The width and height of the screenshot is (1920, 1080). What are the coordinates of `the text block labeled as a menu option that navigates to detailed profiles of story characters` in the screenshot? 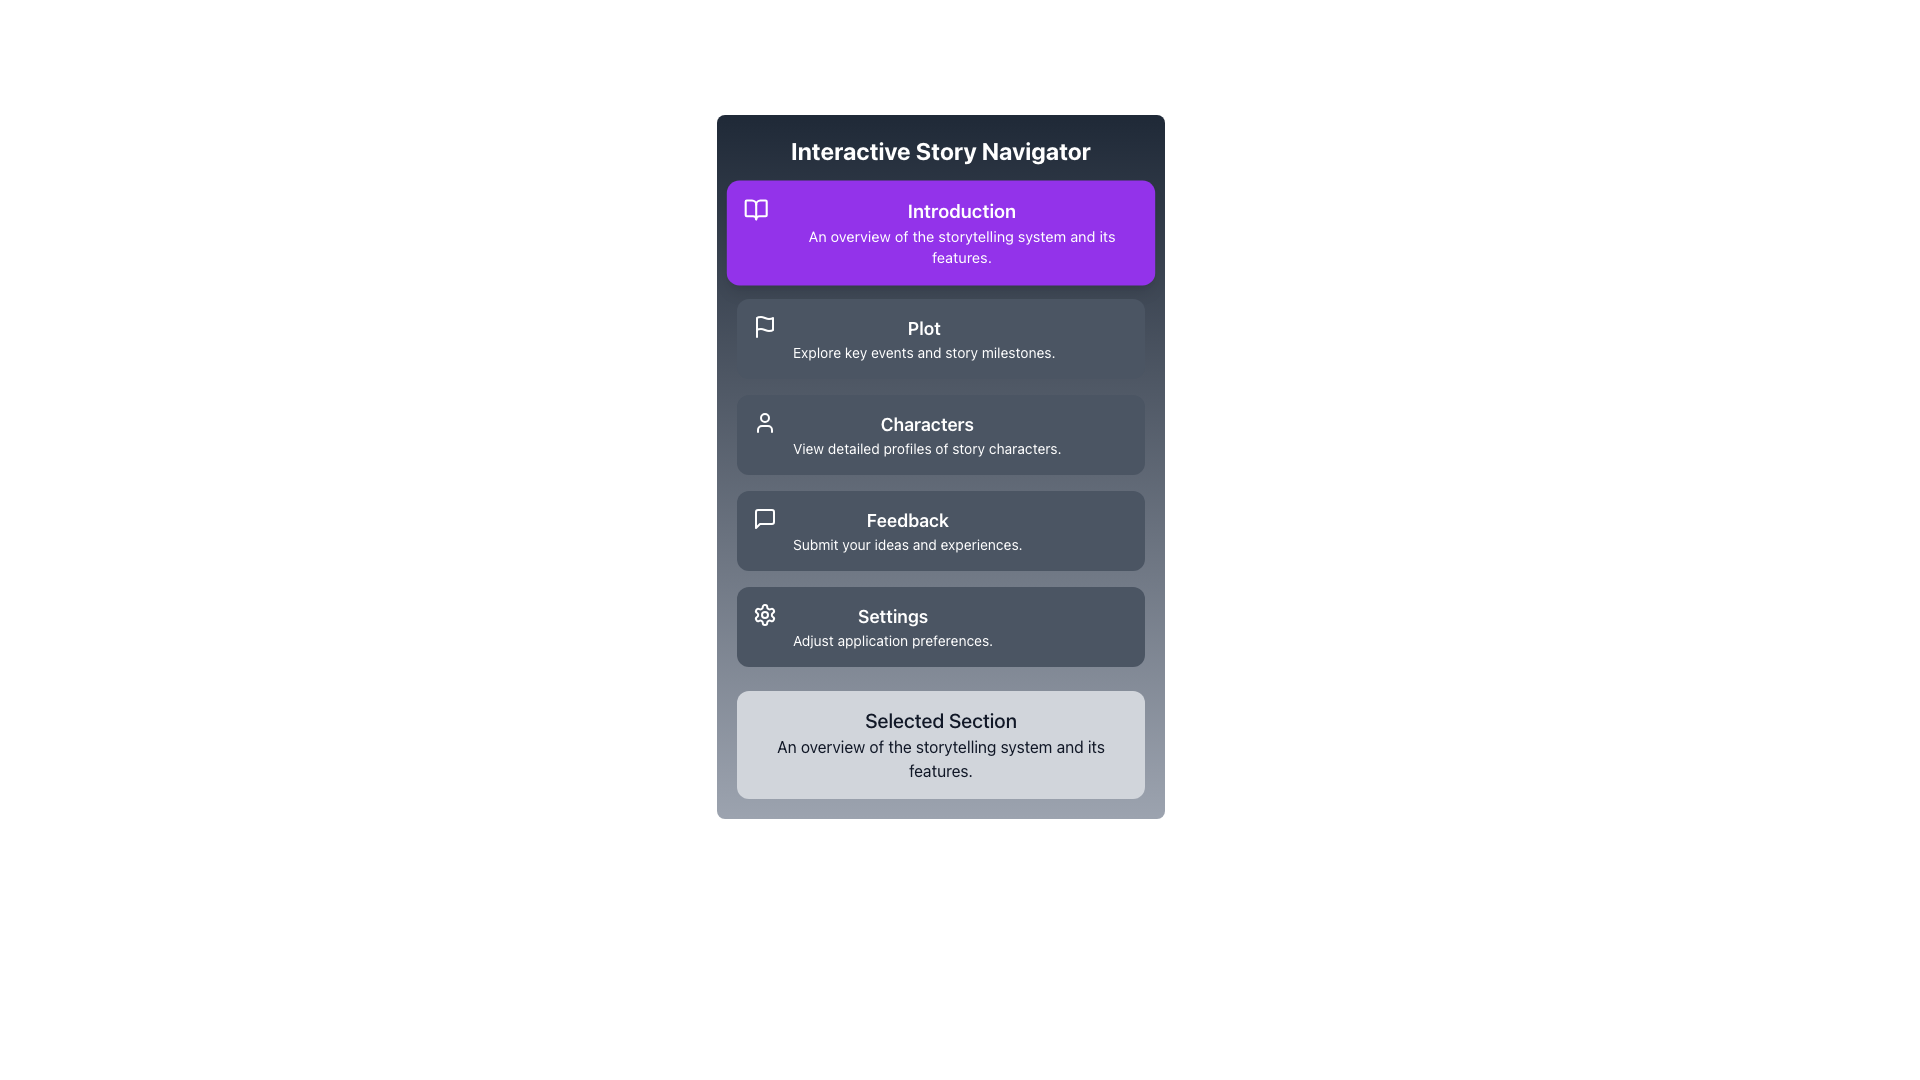 It's located at (925, 434).